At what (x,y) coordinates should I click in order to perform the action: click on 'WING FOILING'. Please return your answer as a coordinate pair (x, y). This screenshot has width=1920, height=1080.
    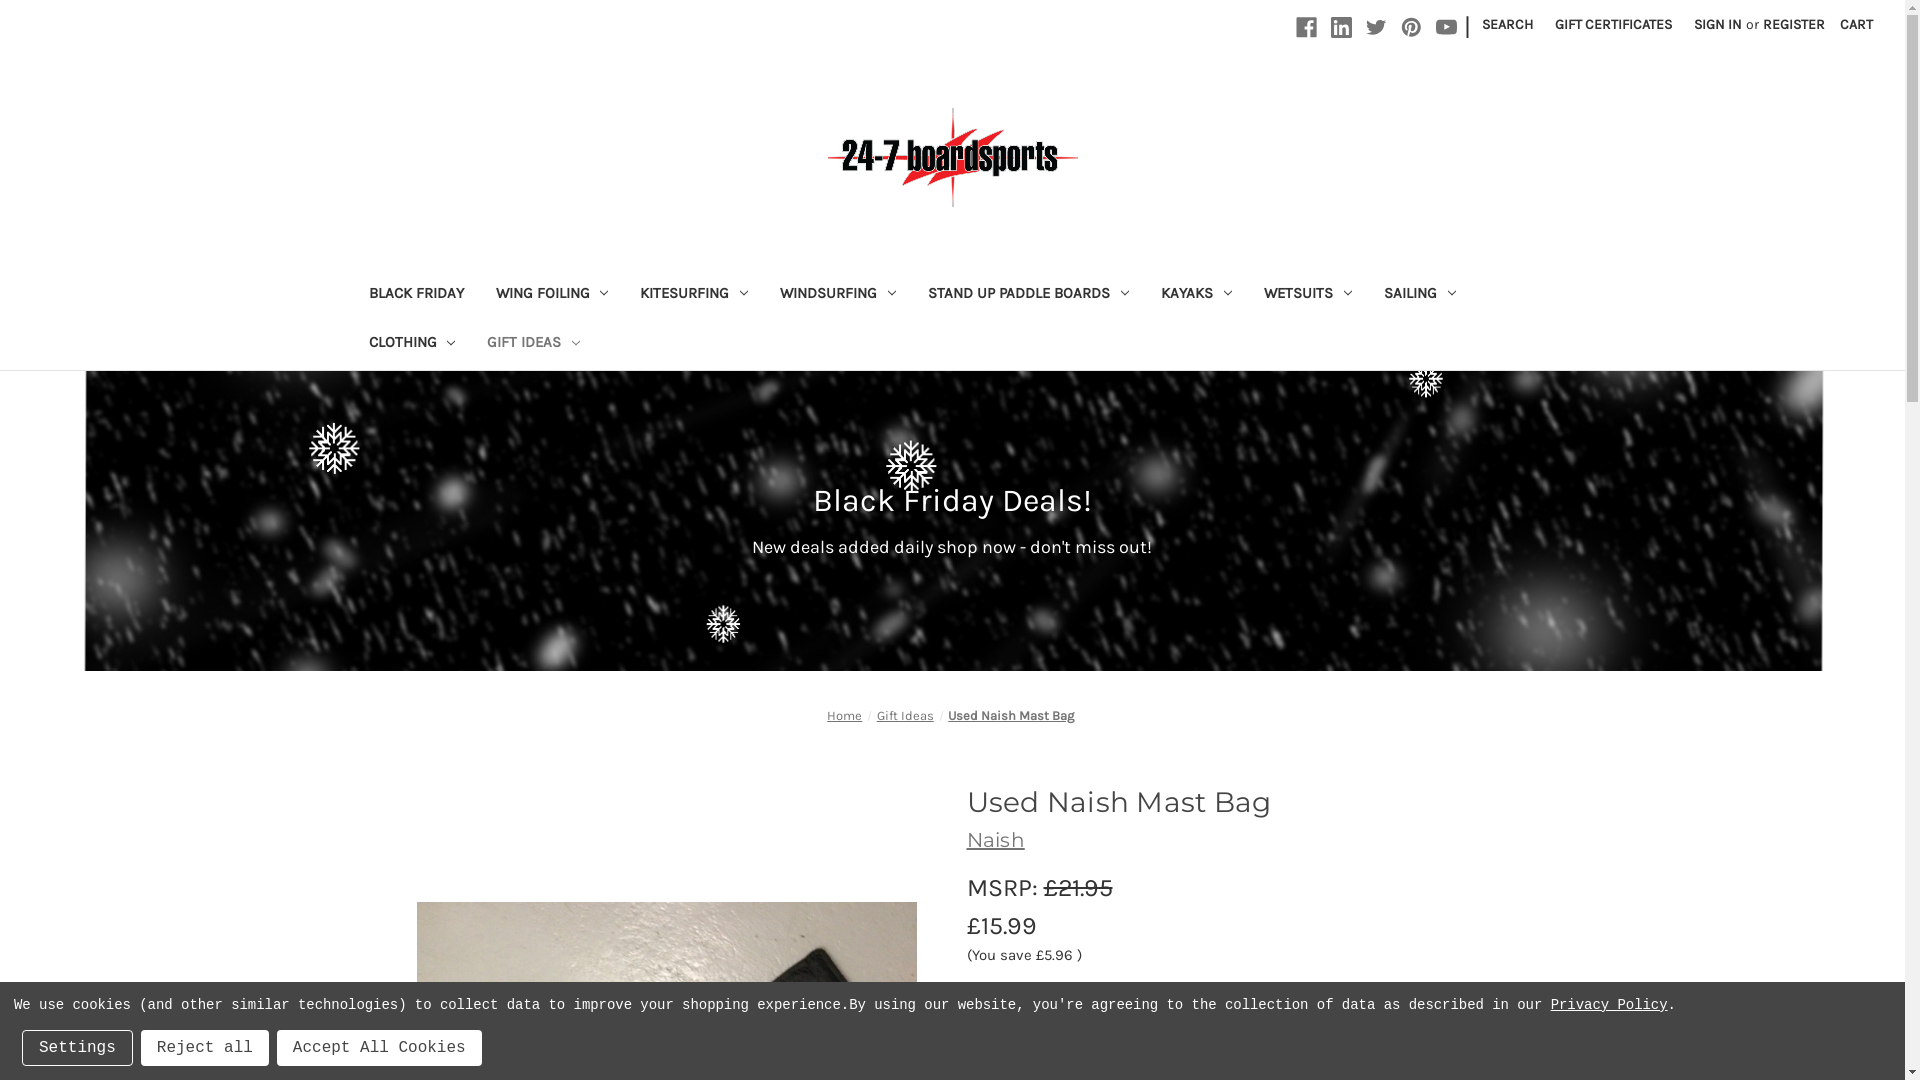
    Looking at the image, I should click on (552, 295).